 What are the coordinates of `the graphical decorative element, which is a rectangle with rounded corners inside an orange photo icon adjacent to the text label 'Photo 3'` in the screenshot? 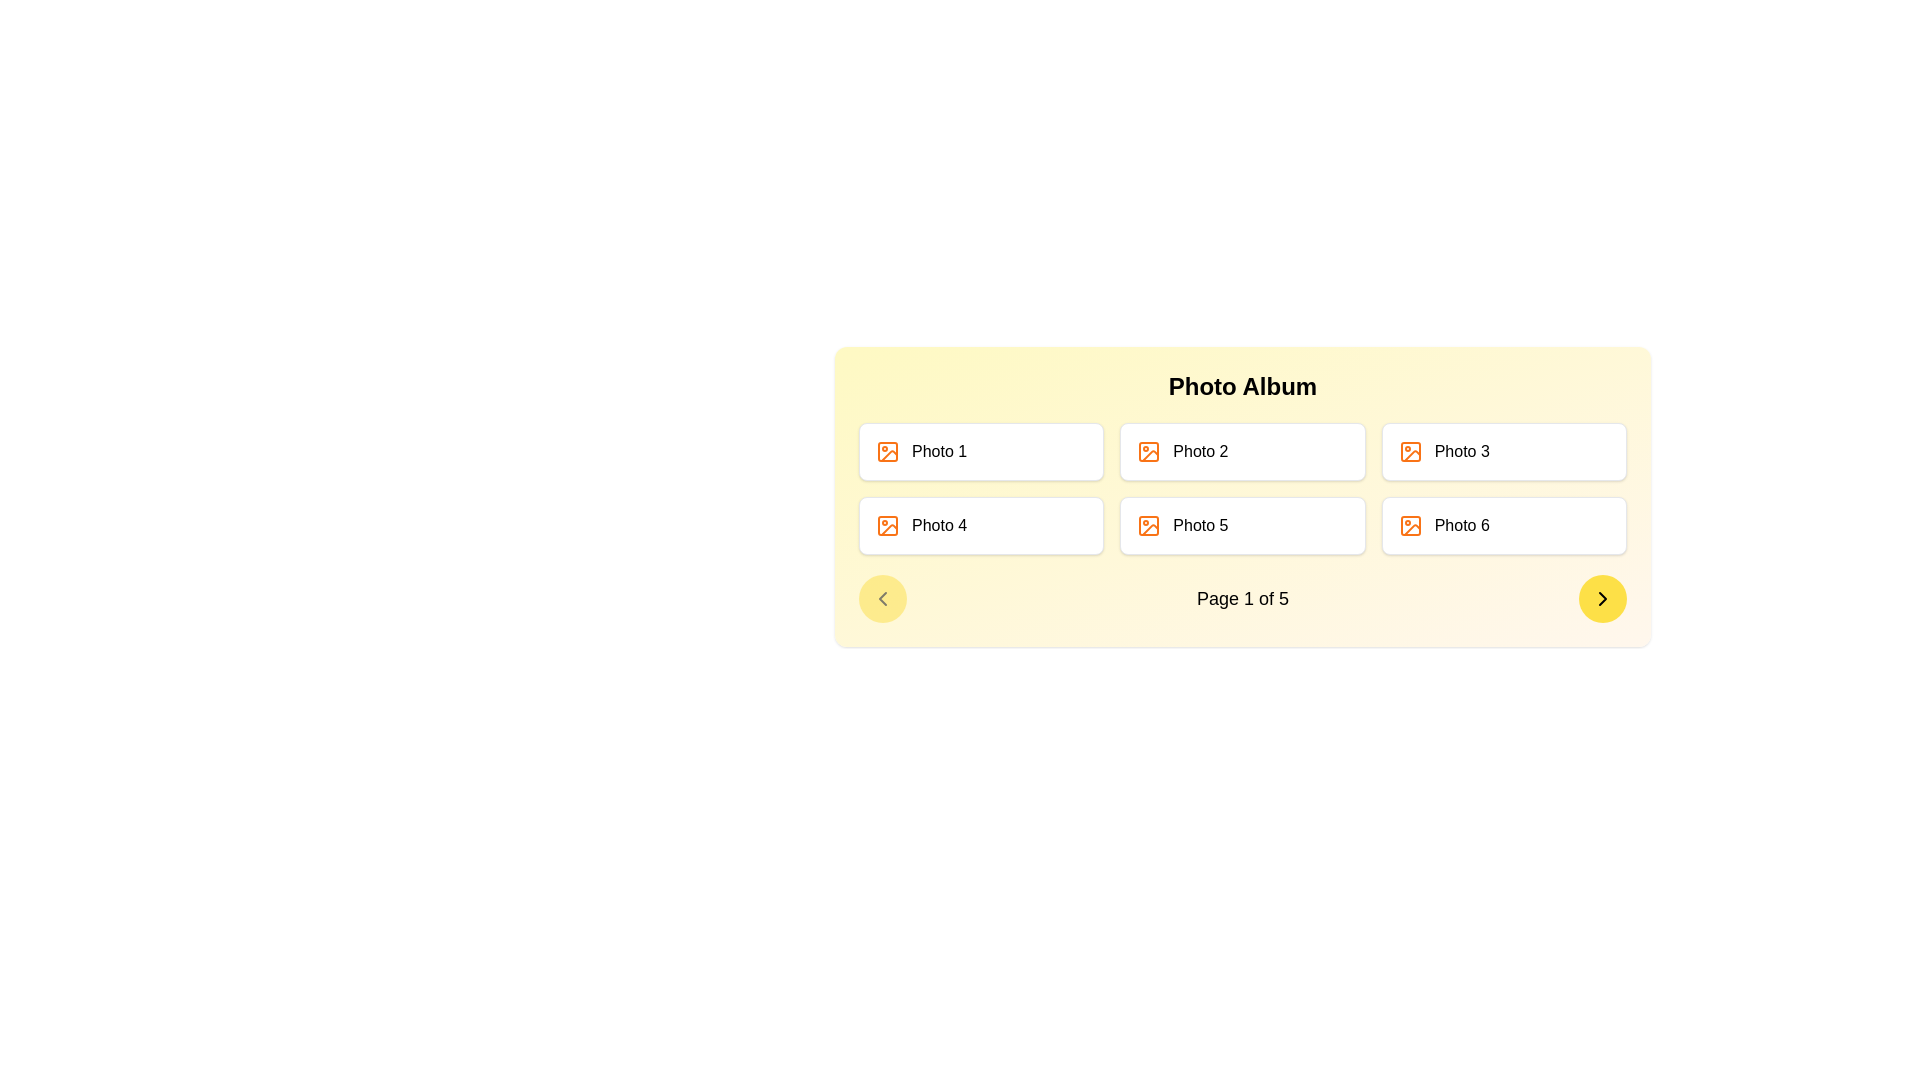 It's located at (1409, 451).